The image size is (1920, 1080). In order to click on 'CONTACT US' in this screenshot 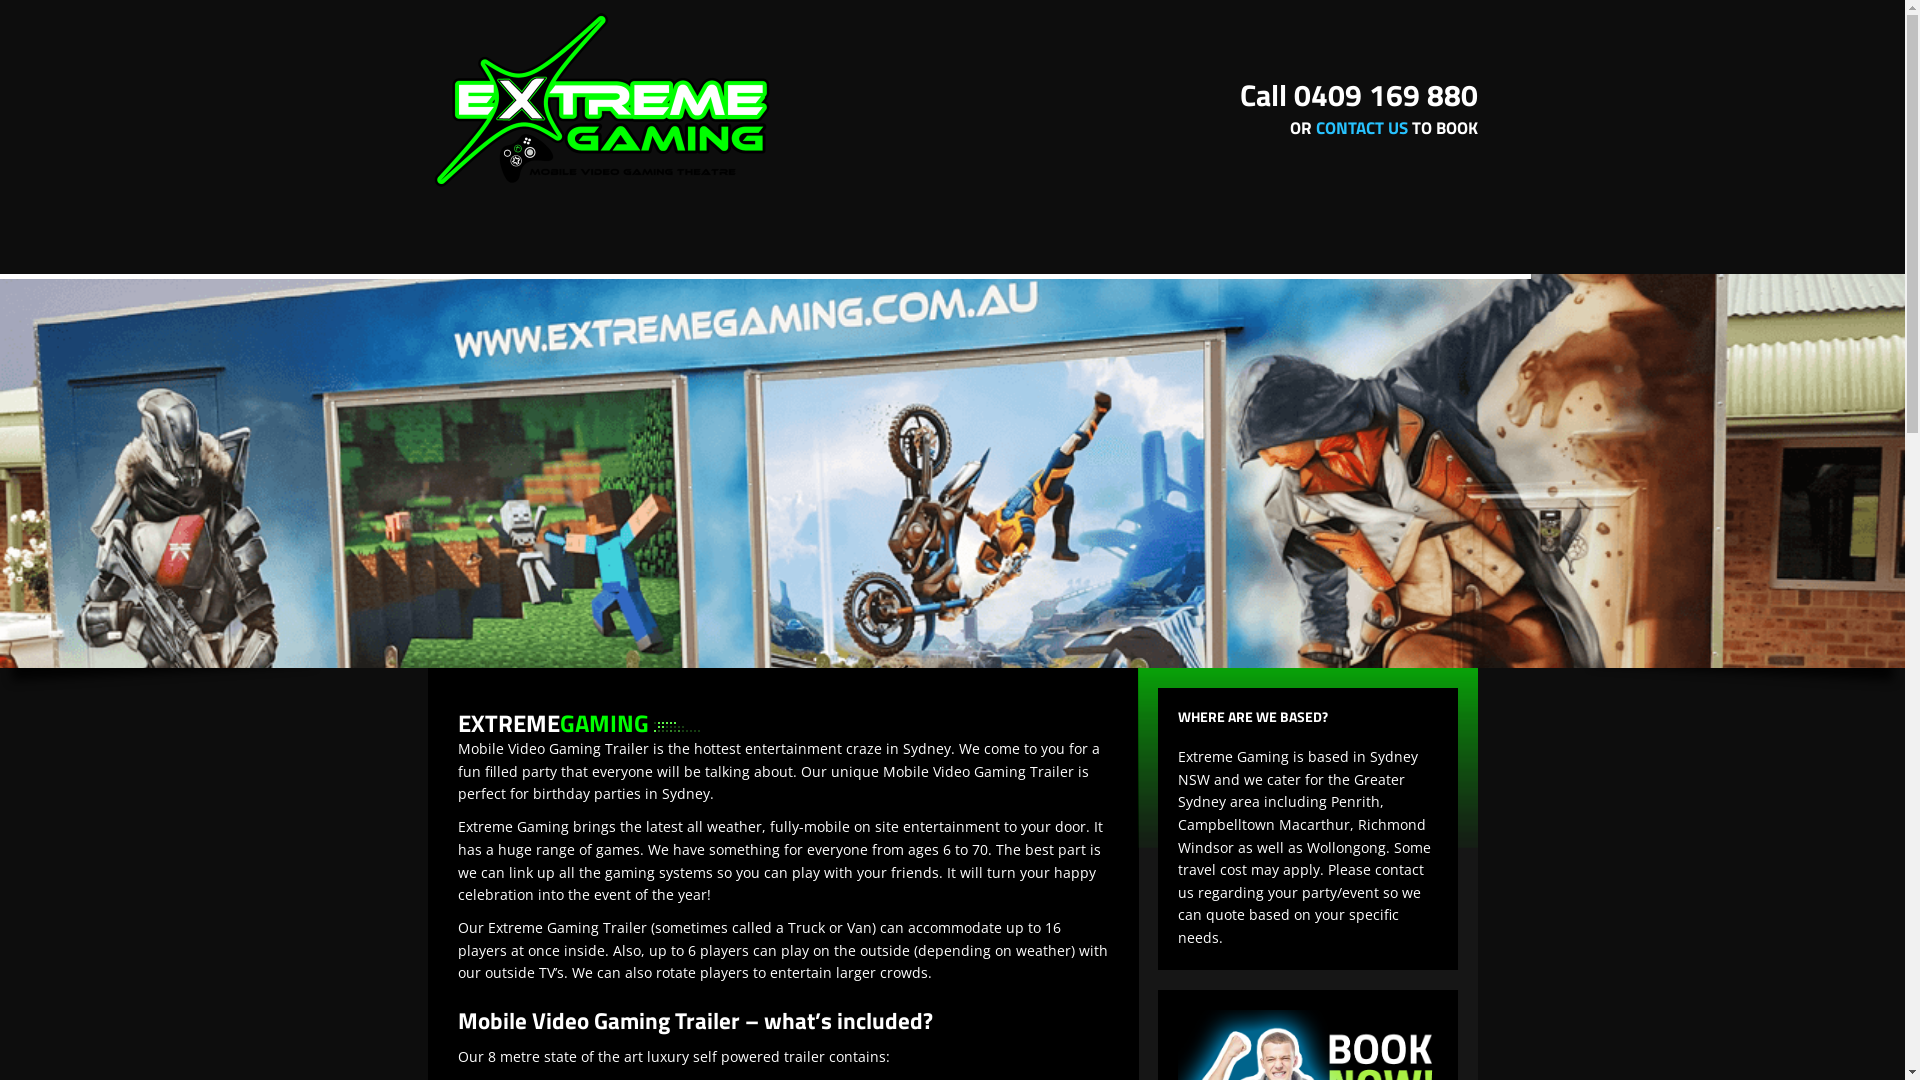, I will do `click(1361, 127)`.